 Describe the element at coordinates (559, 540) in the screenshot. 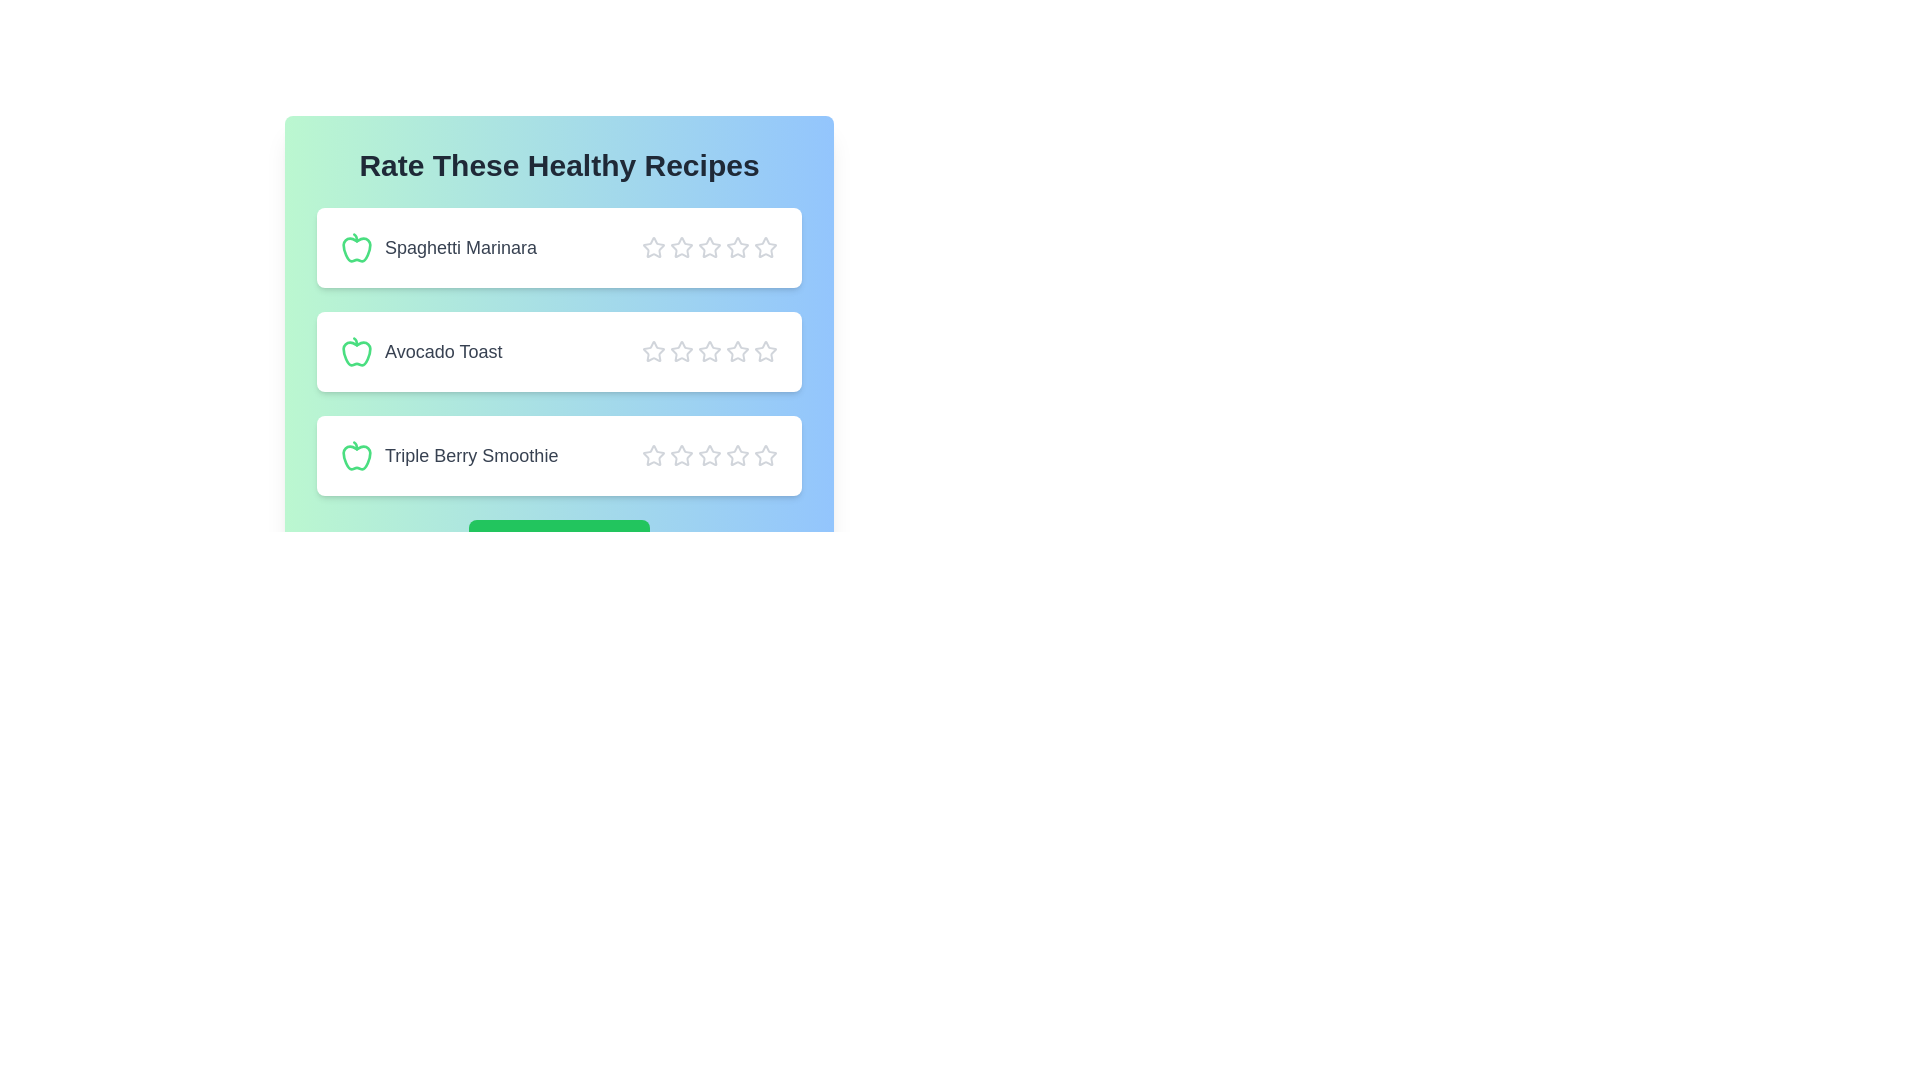

I see `the 'Submit Feedback' button to submit the ratings` at that location.